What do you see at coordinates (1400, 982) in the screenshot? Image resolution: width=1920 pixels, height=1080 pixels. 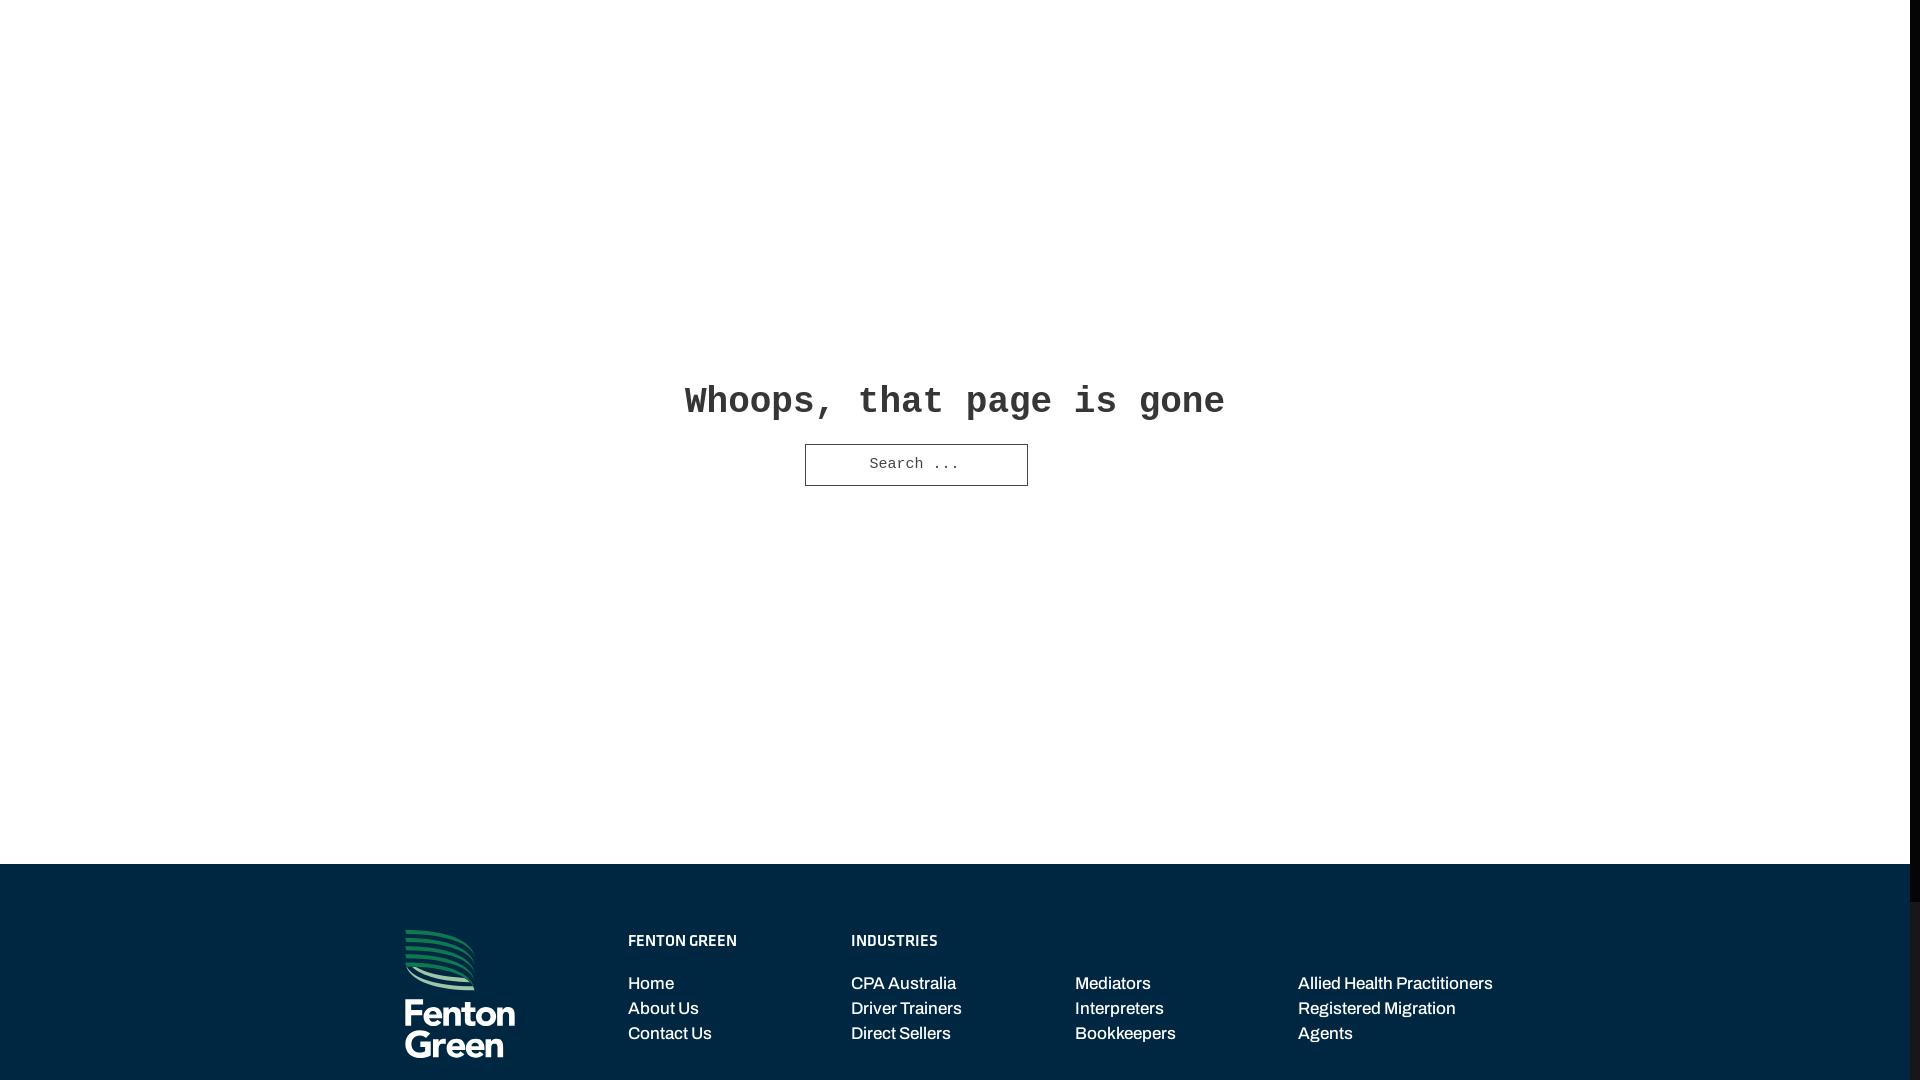 I see `'Allied Health Practitioners'` at bounding box center [1400, 982].